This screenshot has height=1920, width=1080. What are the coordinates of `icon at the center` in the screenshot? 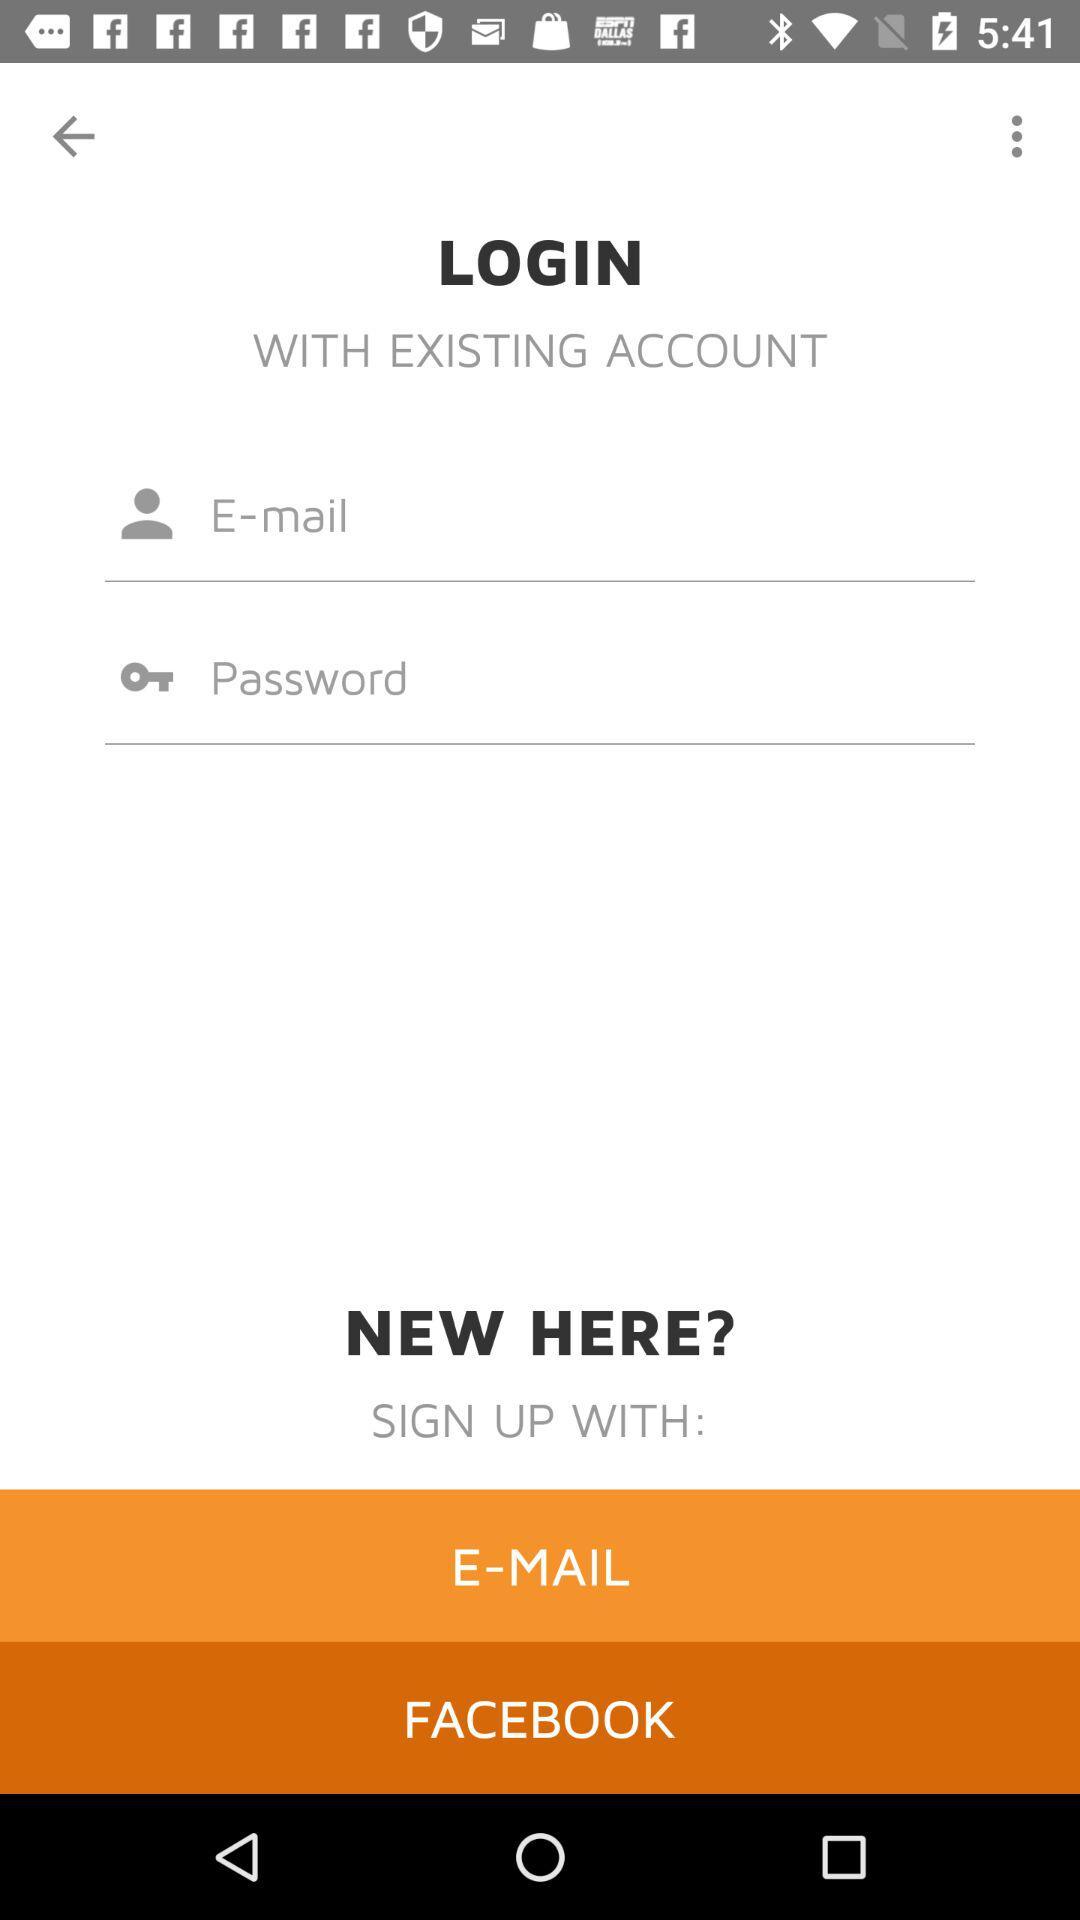 It's located at (540, 676).